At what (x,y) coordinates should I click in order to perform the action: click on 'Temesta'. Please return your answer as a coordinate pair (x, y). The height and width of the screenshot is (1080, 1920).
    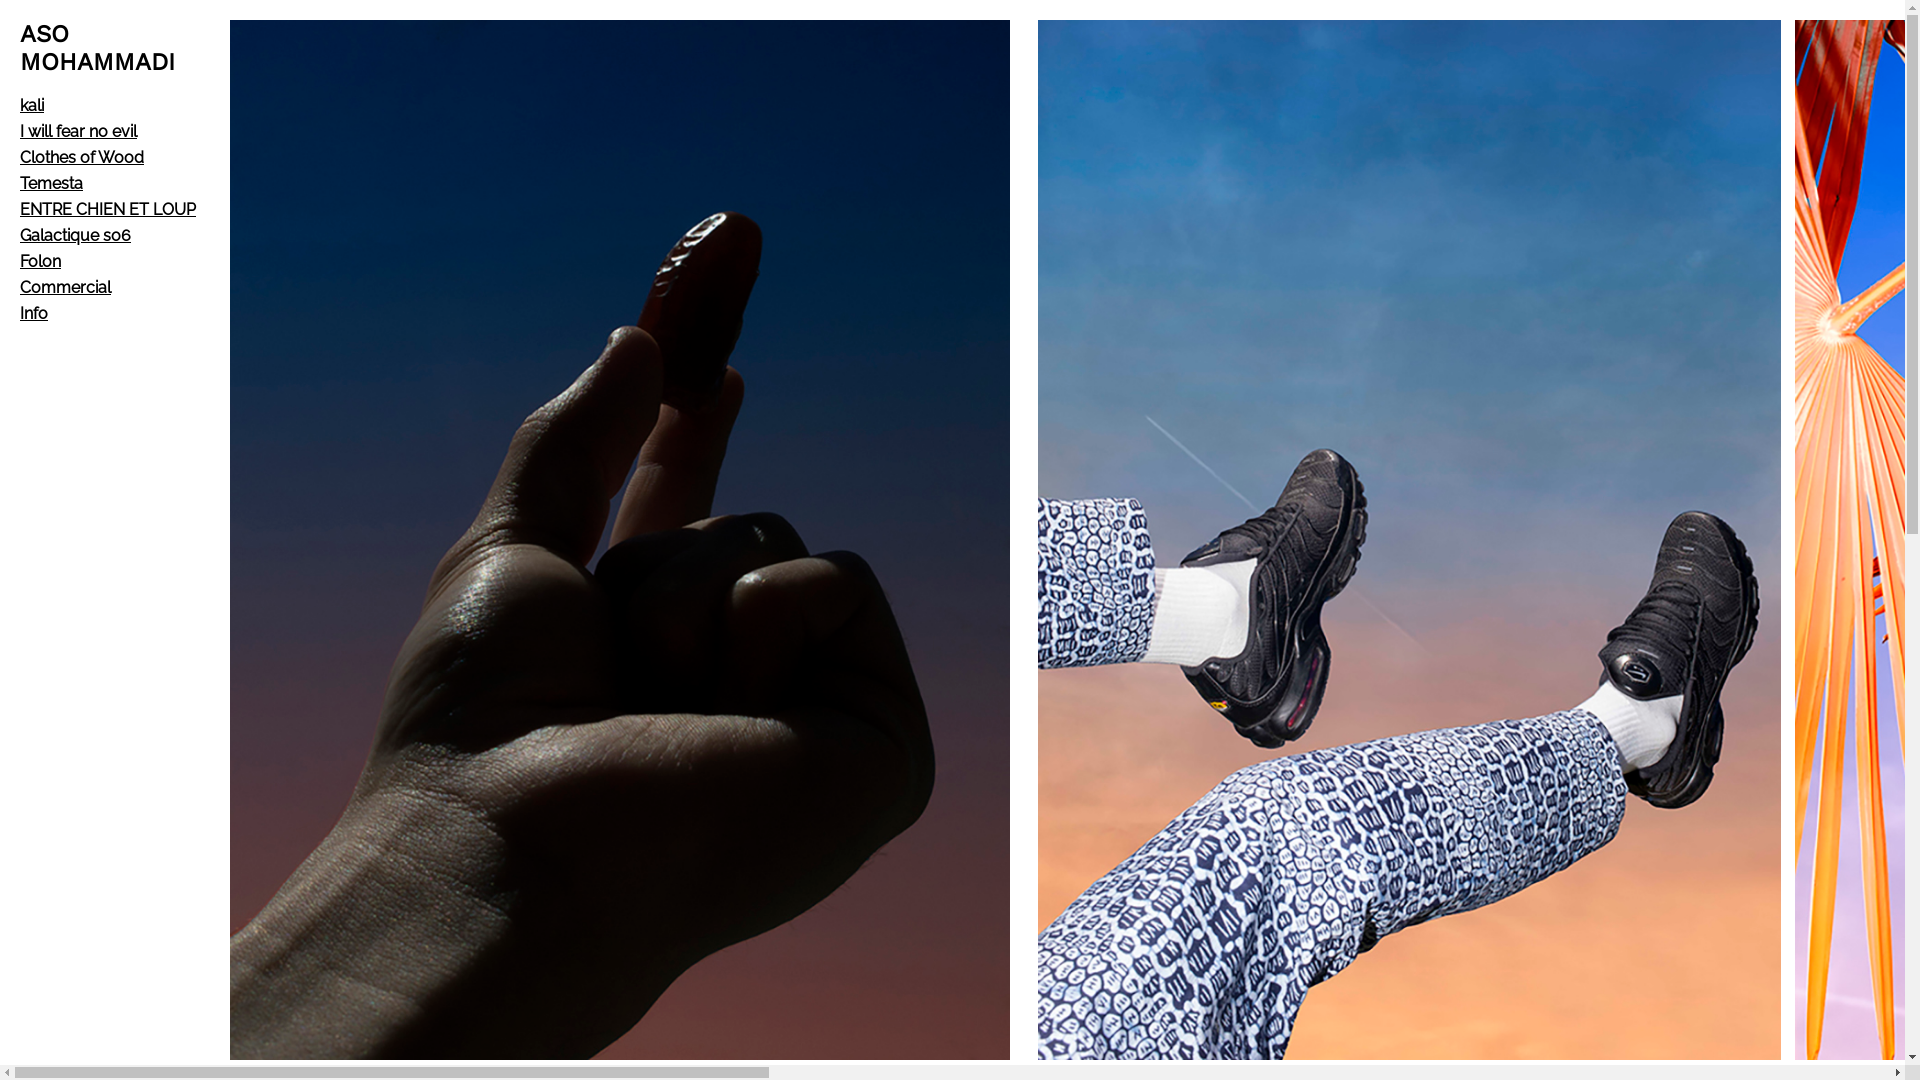
    Looking at the image, I should click on (51, 183).